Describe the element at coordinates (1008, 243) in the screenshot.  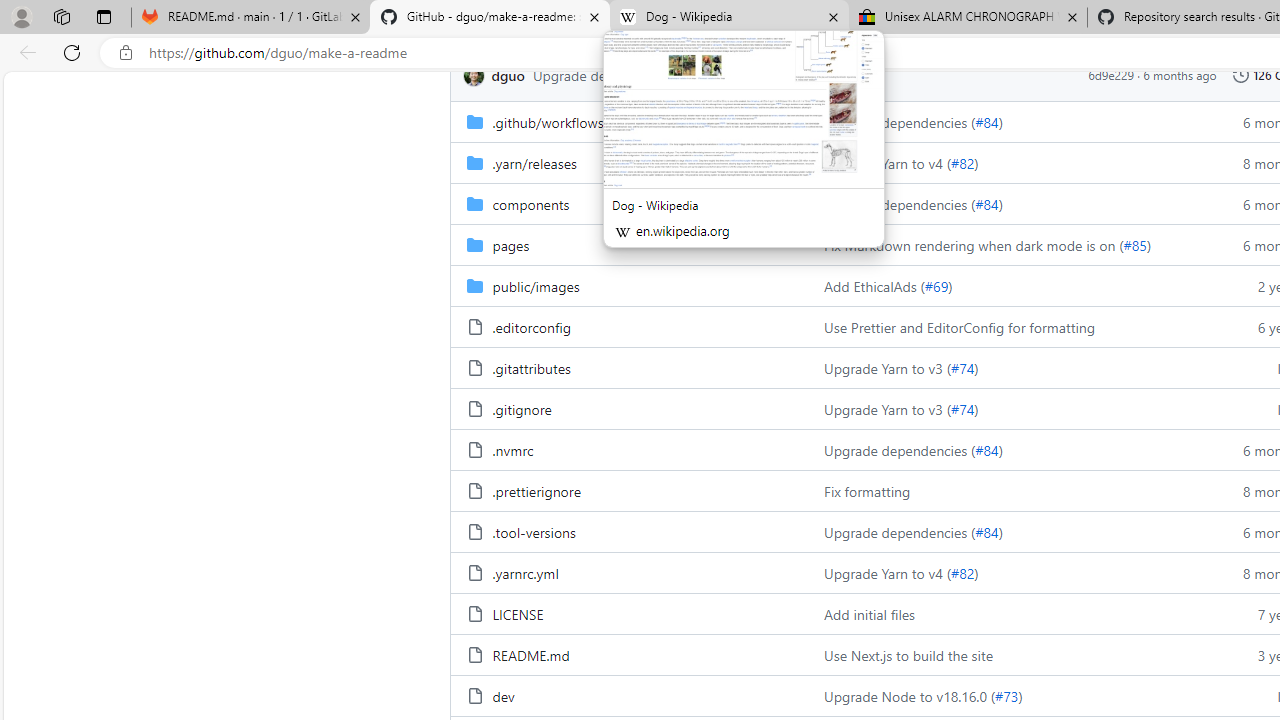
I see `'Fix Markdown rendering when dark mode is on (#85)'` at that location.